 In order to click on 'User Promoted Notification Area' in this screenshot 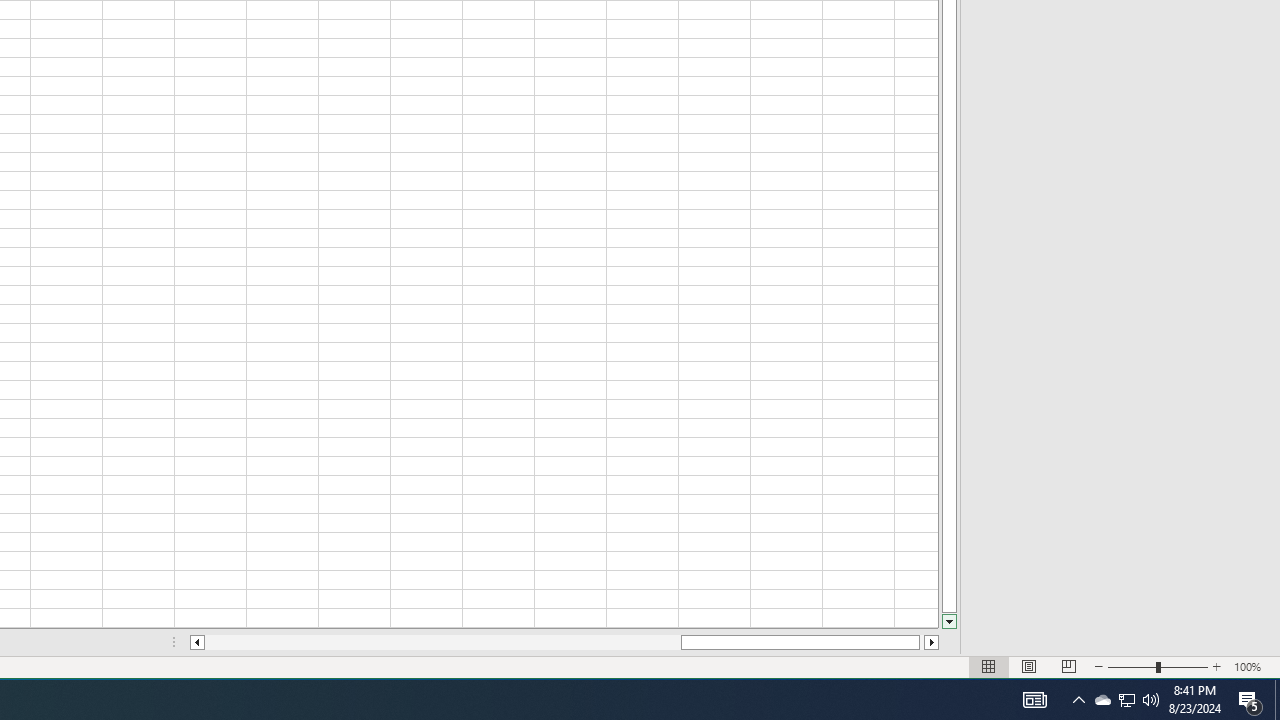, I will do `click(1101, 698)`.